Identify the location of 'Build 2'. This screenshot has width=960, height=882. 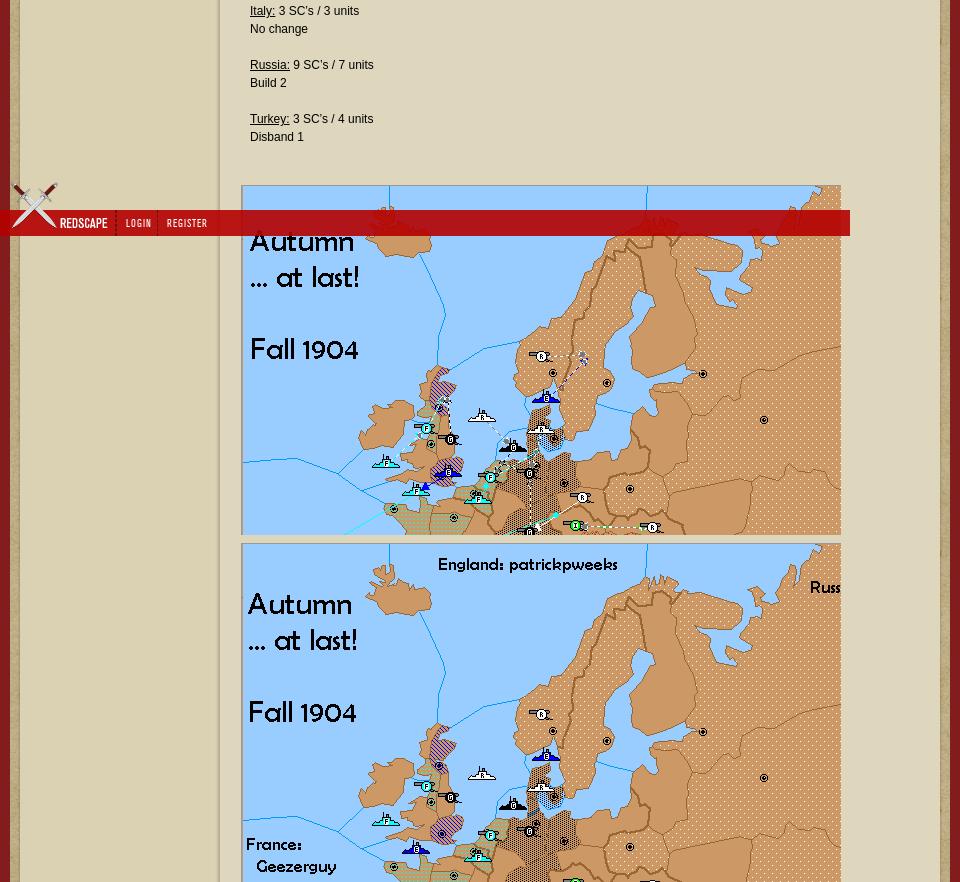
(248, 82).